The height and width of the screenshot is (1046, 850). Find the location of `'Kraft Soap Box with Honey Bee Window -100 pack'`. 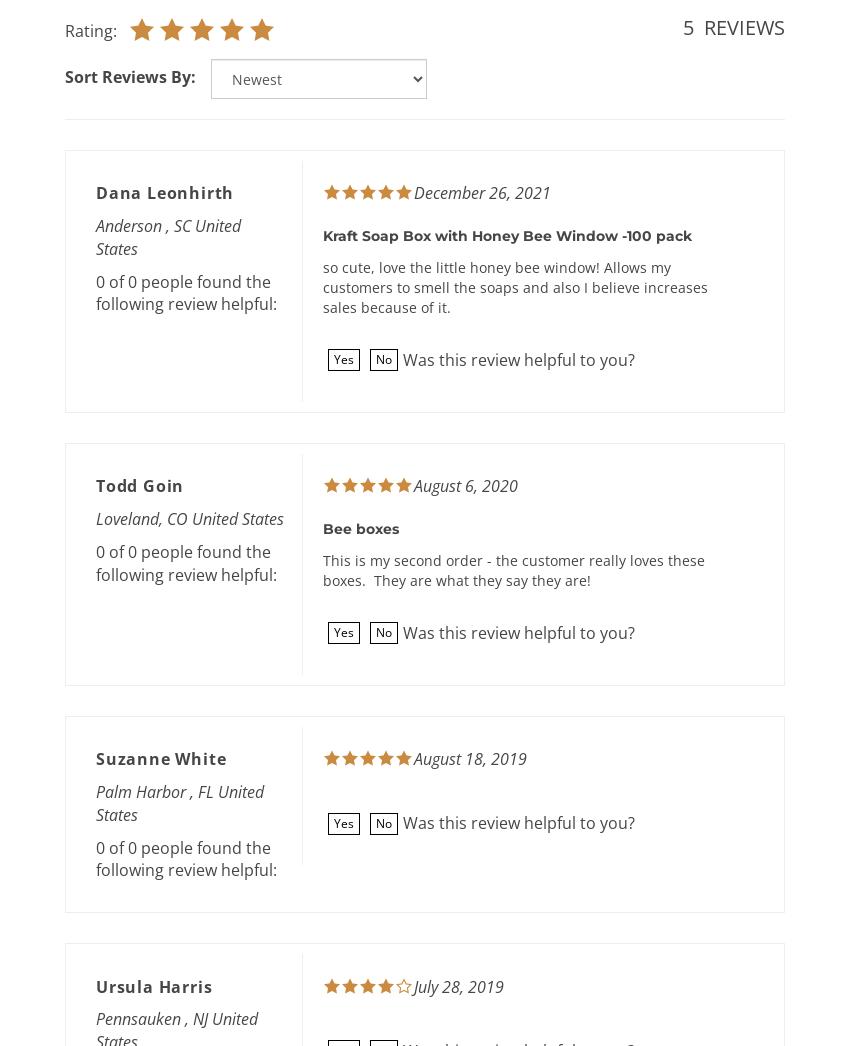

'Kraft Soap Box with Honey Bee Window -100 pack' is located at coordinates (323, 234).